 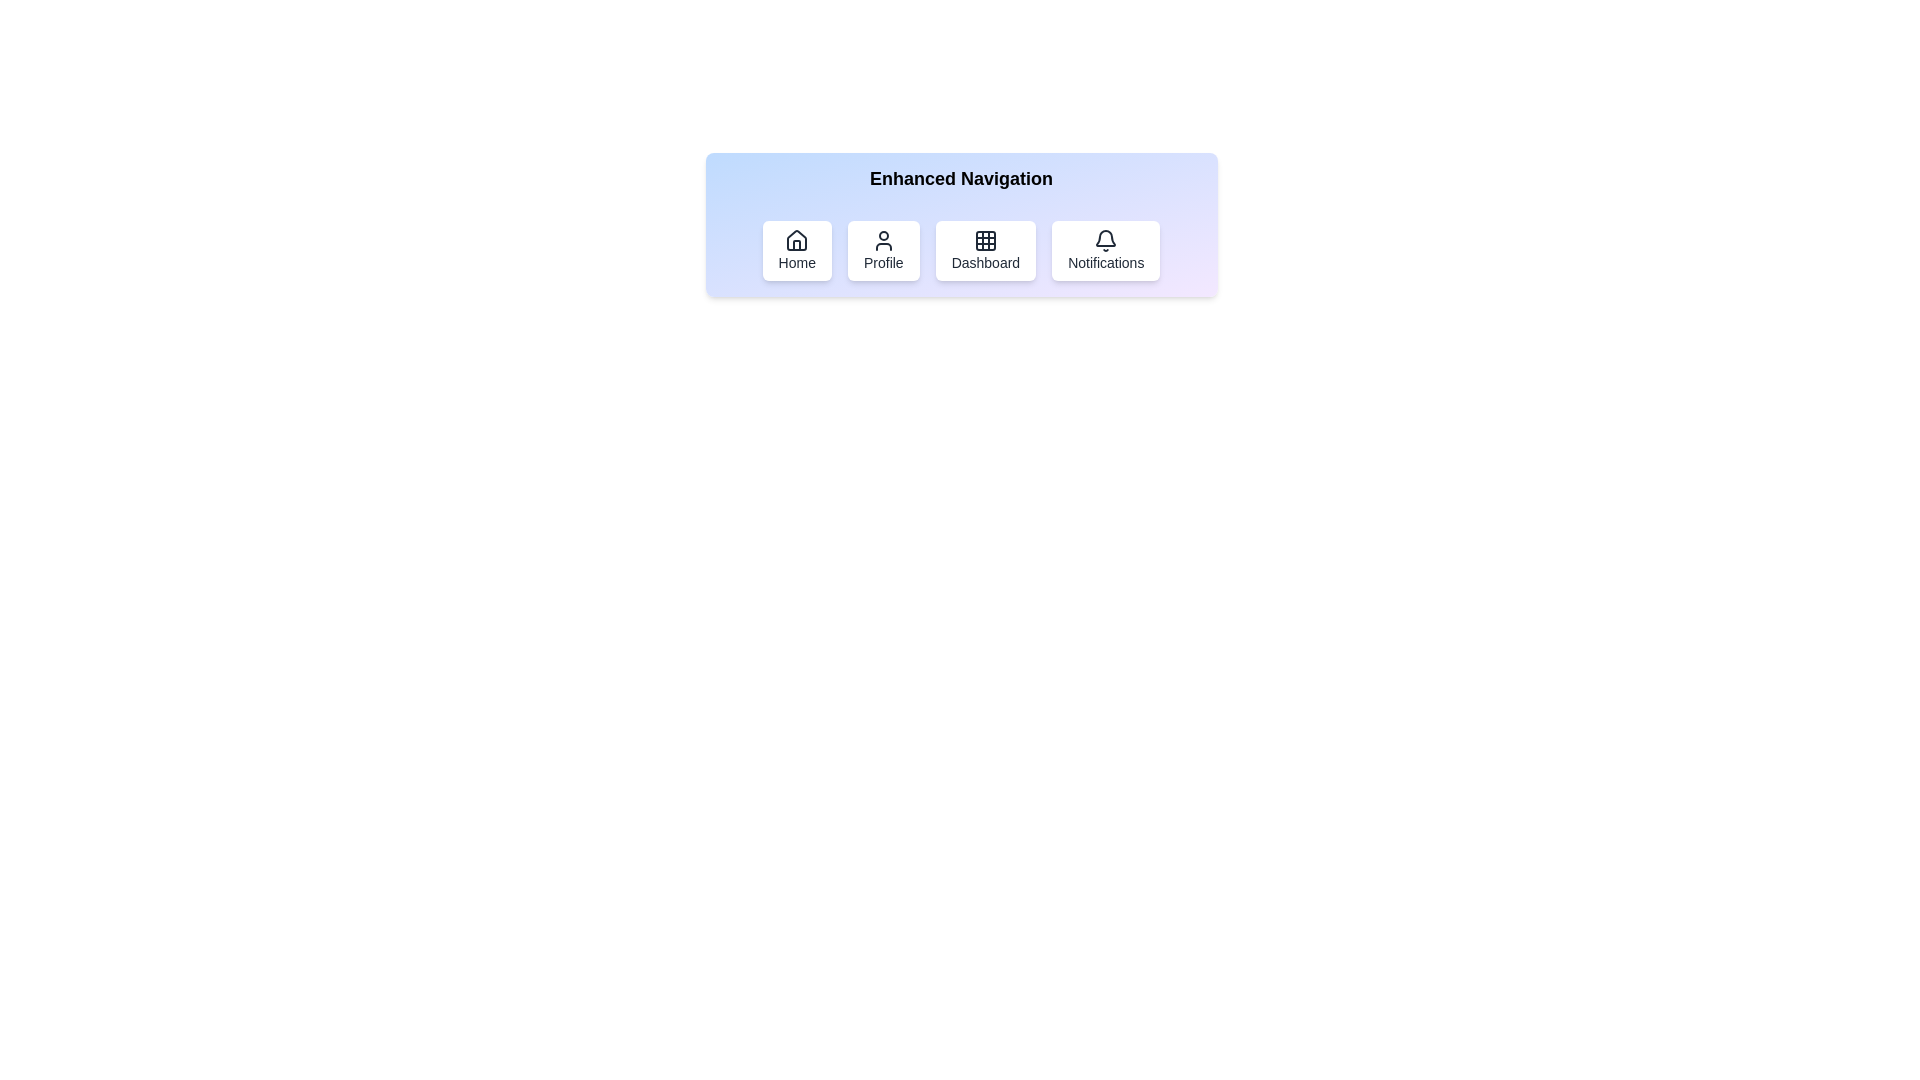 What do you see at coordinates (1105, 239) in the screenshot?
I see `the notification icon located at the top-right corner of the navigation bar, which is labeled 'Notifications'` at bounding box center [1105, 239].